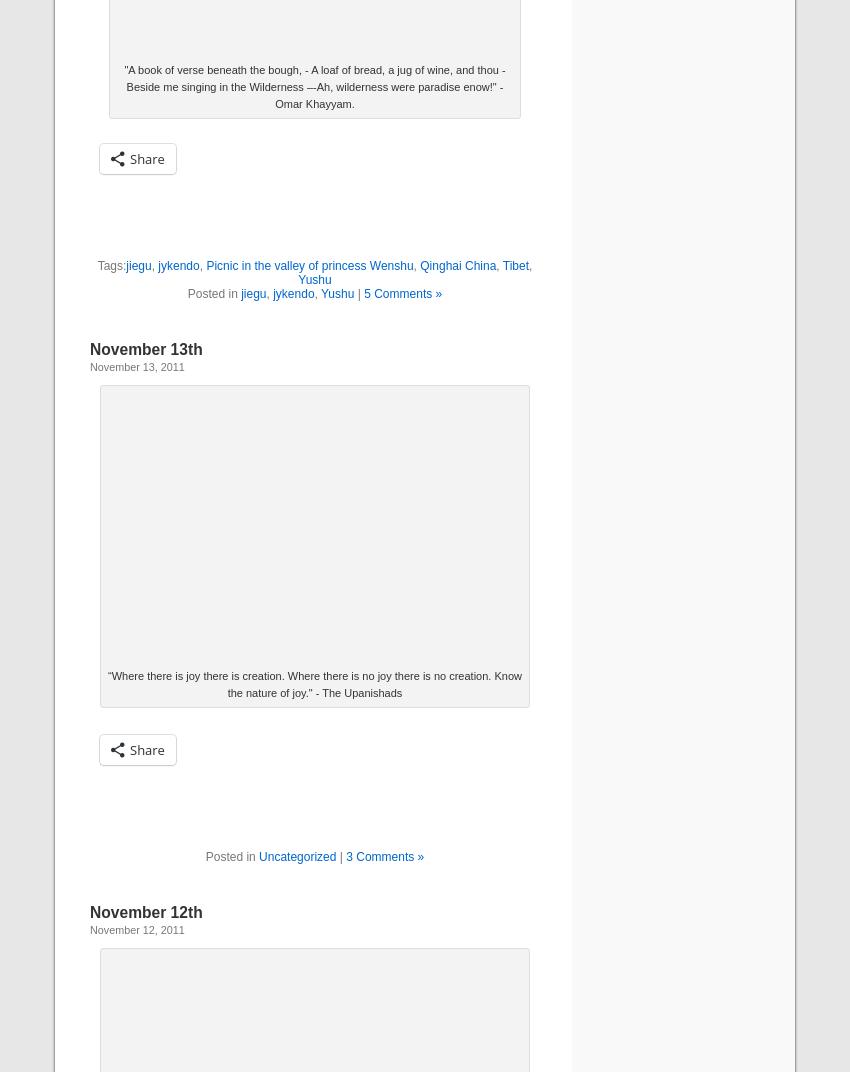  What do you see at coordinates (89, 348) in the screenshot?
I see `'November 13th'` at bounding box center [89, 348].